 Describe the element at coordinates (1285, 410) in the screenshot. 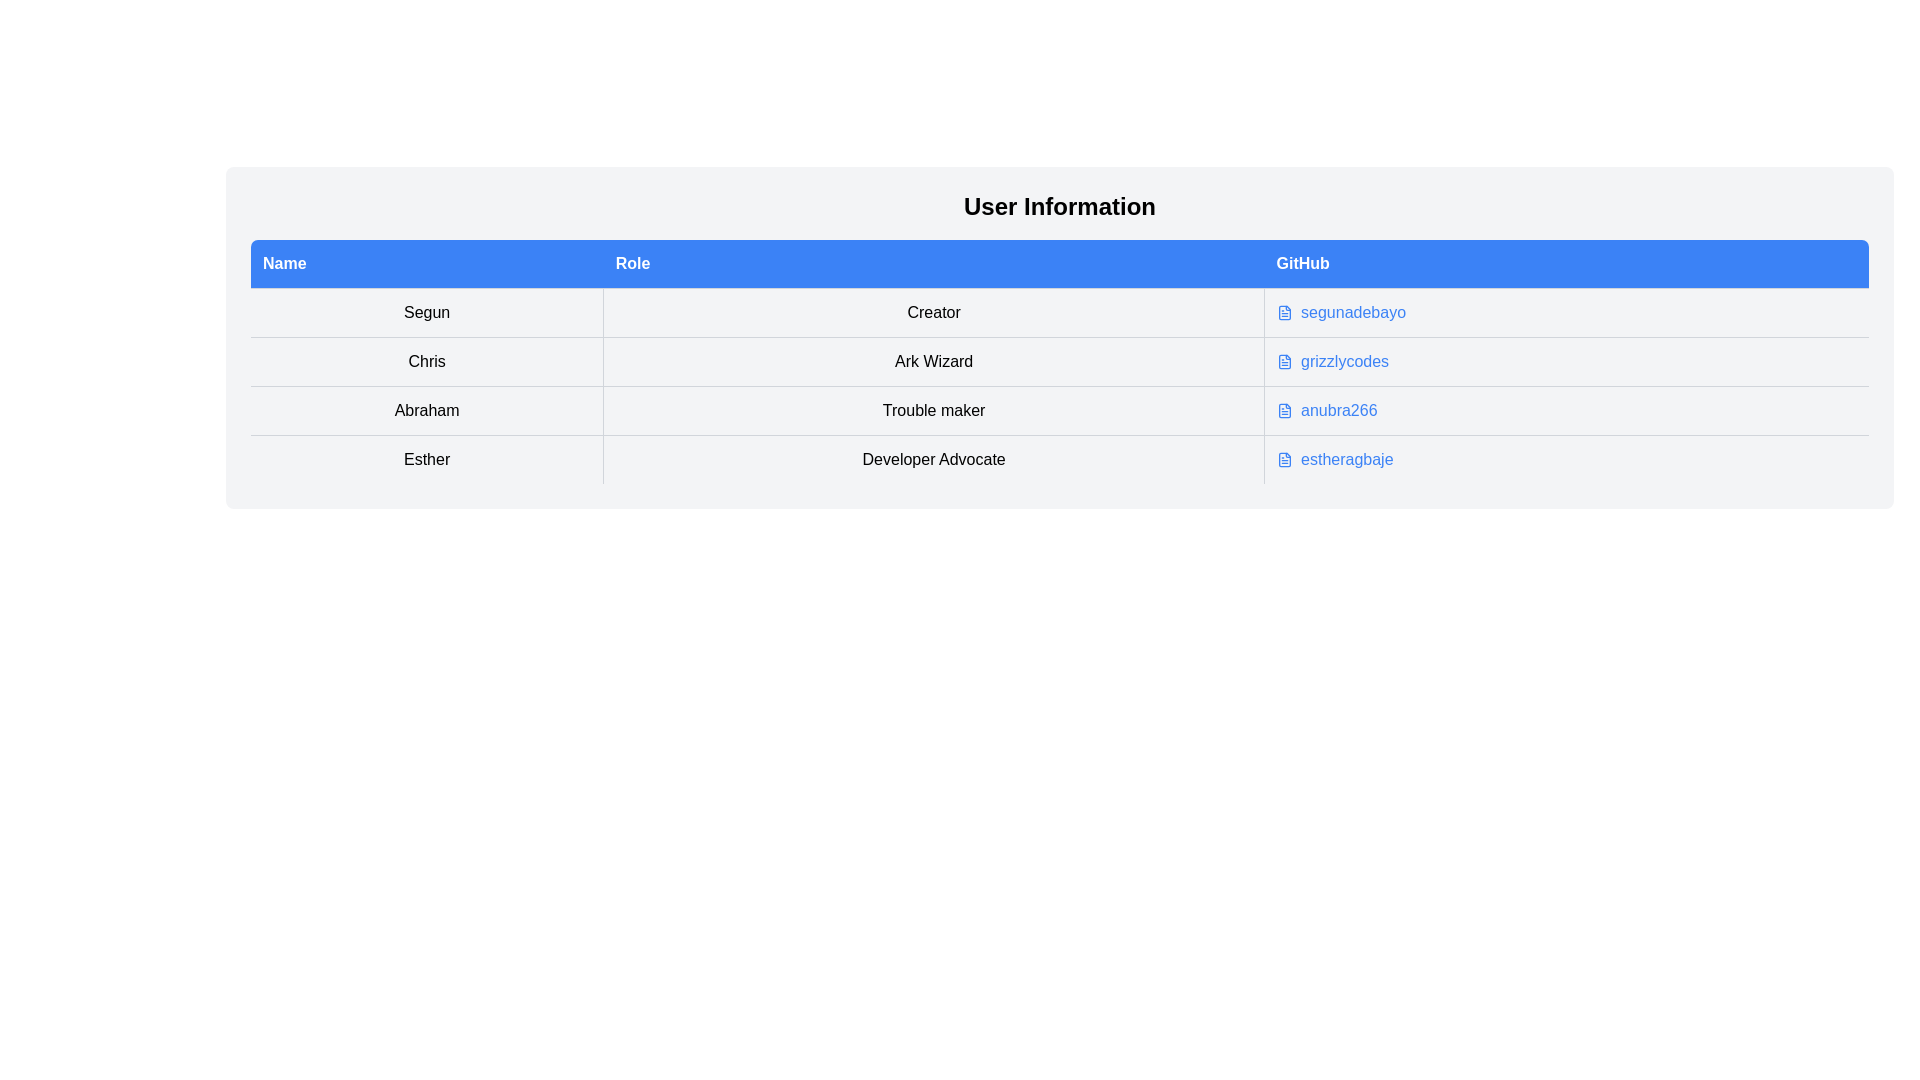

I see `the SVG icon representing a file or related document associated with the GitHub username 'anubra266' in the third row of the table` at that location.